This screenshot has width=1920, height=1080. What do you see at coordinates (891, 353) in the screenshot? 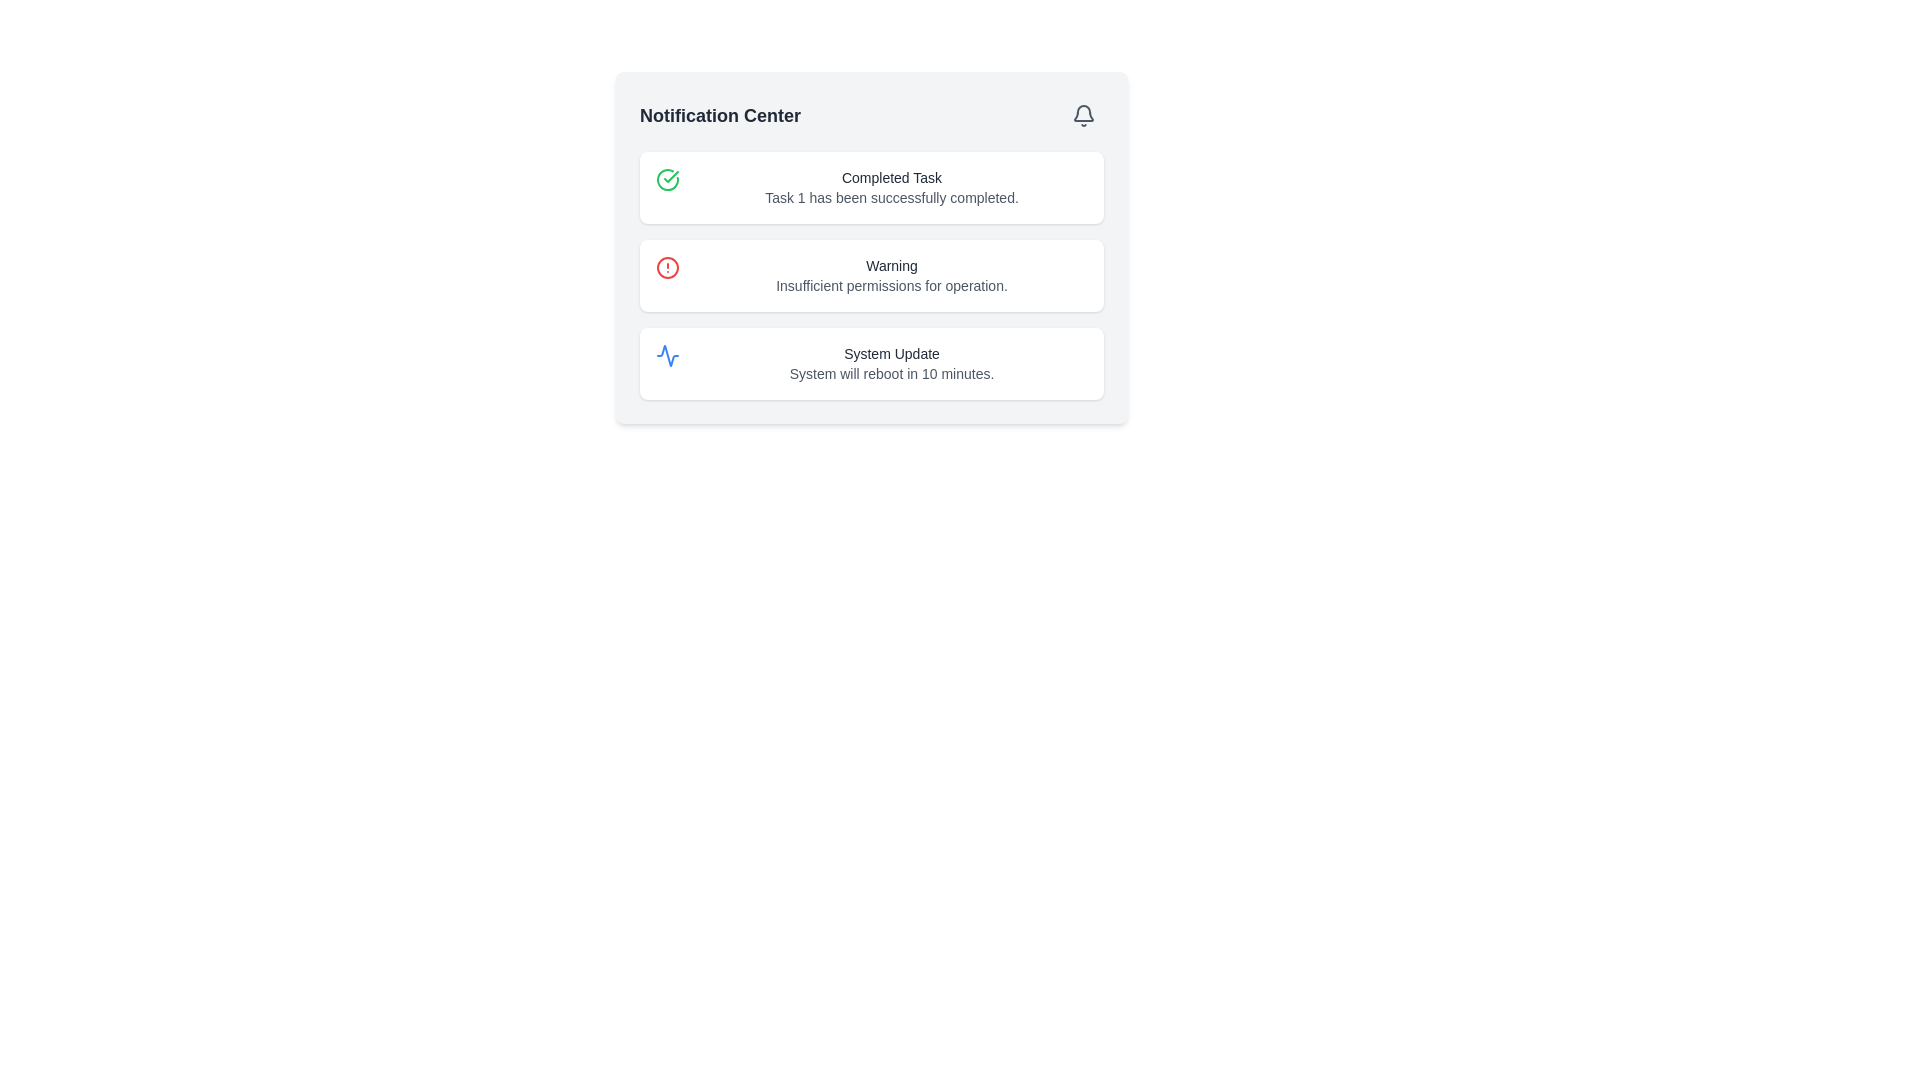
I see `the 'System Update' text label, which is styled in dark gray and located in the lower section of a notification card, above the 'System will reboot in 10 minutes' text` at bounding box center [891, 353].